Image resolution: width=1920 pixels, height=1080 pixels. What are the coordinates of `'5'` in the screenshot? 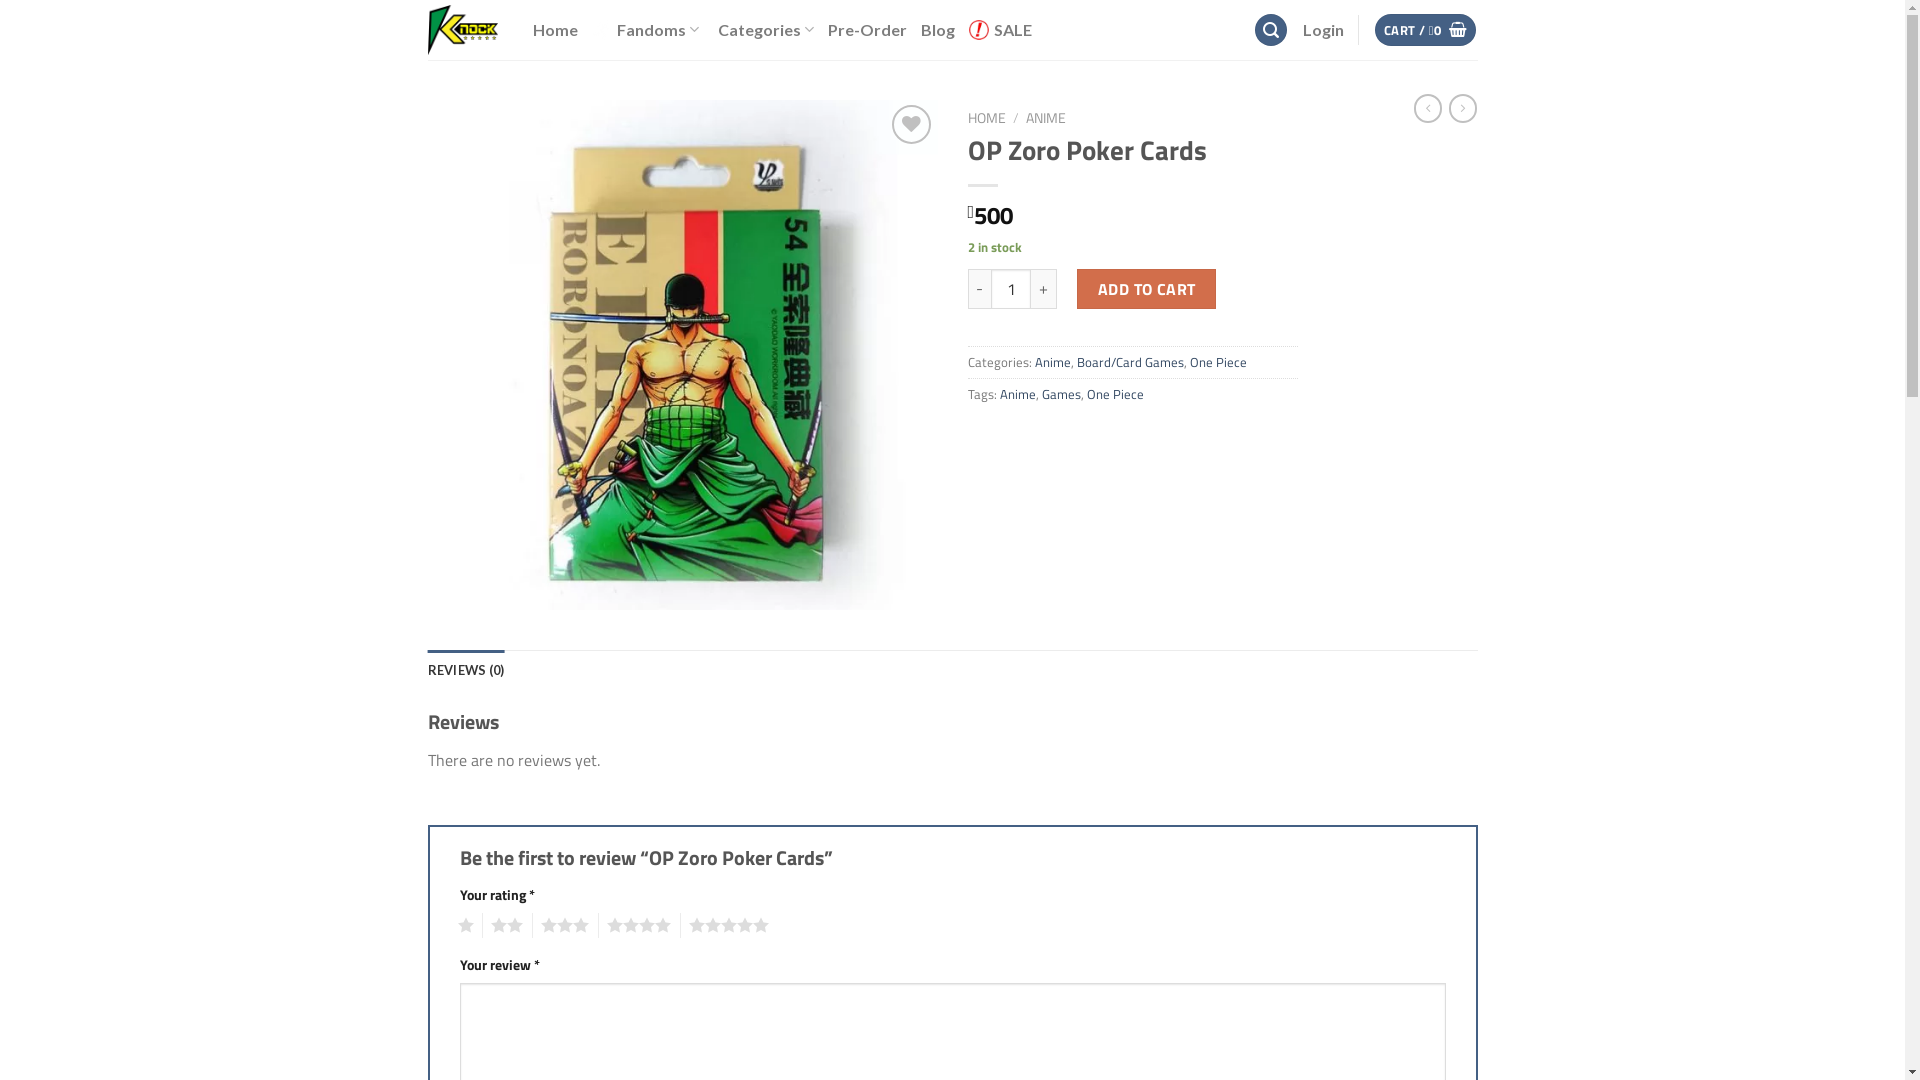 It's located at (723, 925).